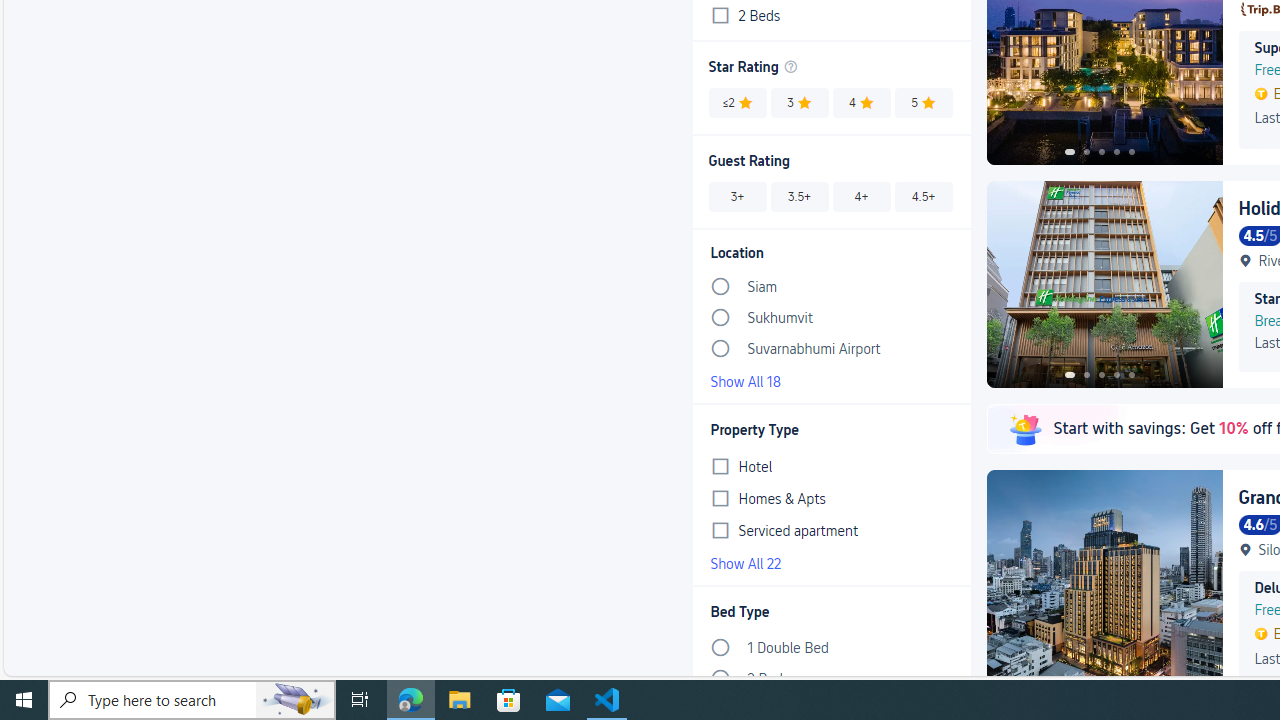 The image size is (1280, 720). Describe the element at coordinates (800, 196) in the screenshot. I see `'3.5+'` at that location.